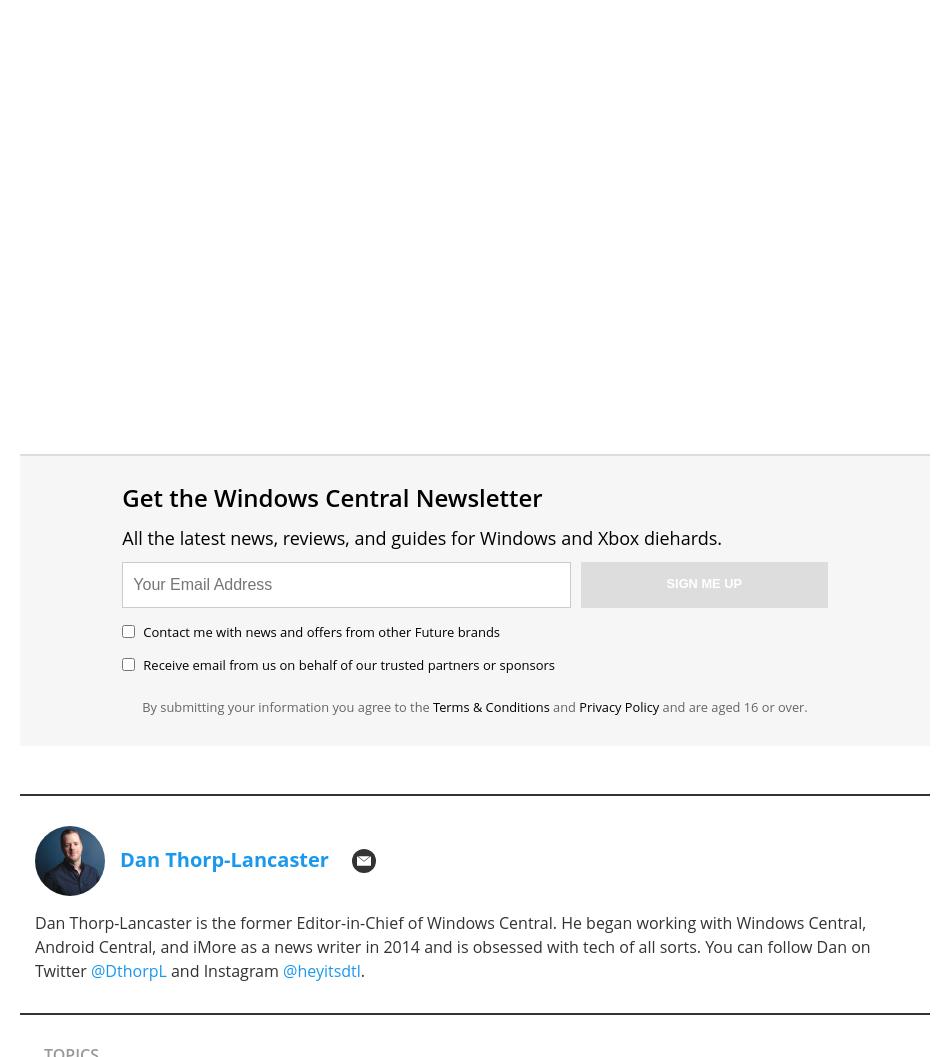  Describe the element at coordinates (451, 946) in the screenshot. I see `'Dan Thorp-Lancaster is the former Editor-in-Chief of Windows Central. He began working with Windows Central, Android Central, and iMore as a news writer in 2014 and is obsessed with tech of all sorts. You can follow Dan on Twitter'` at that location.